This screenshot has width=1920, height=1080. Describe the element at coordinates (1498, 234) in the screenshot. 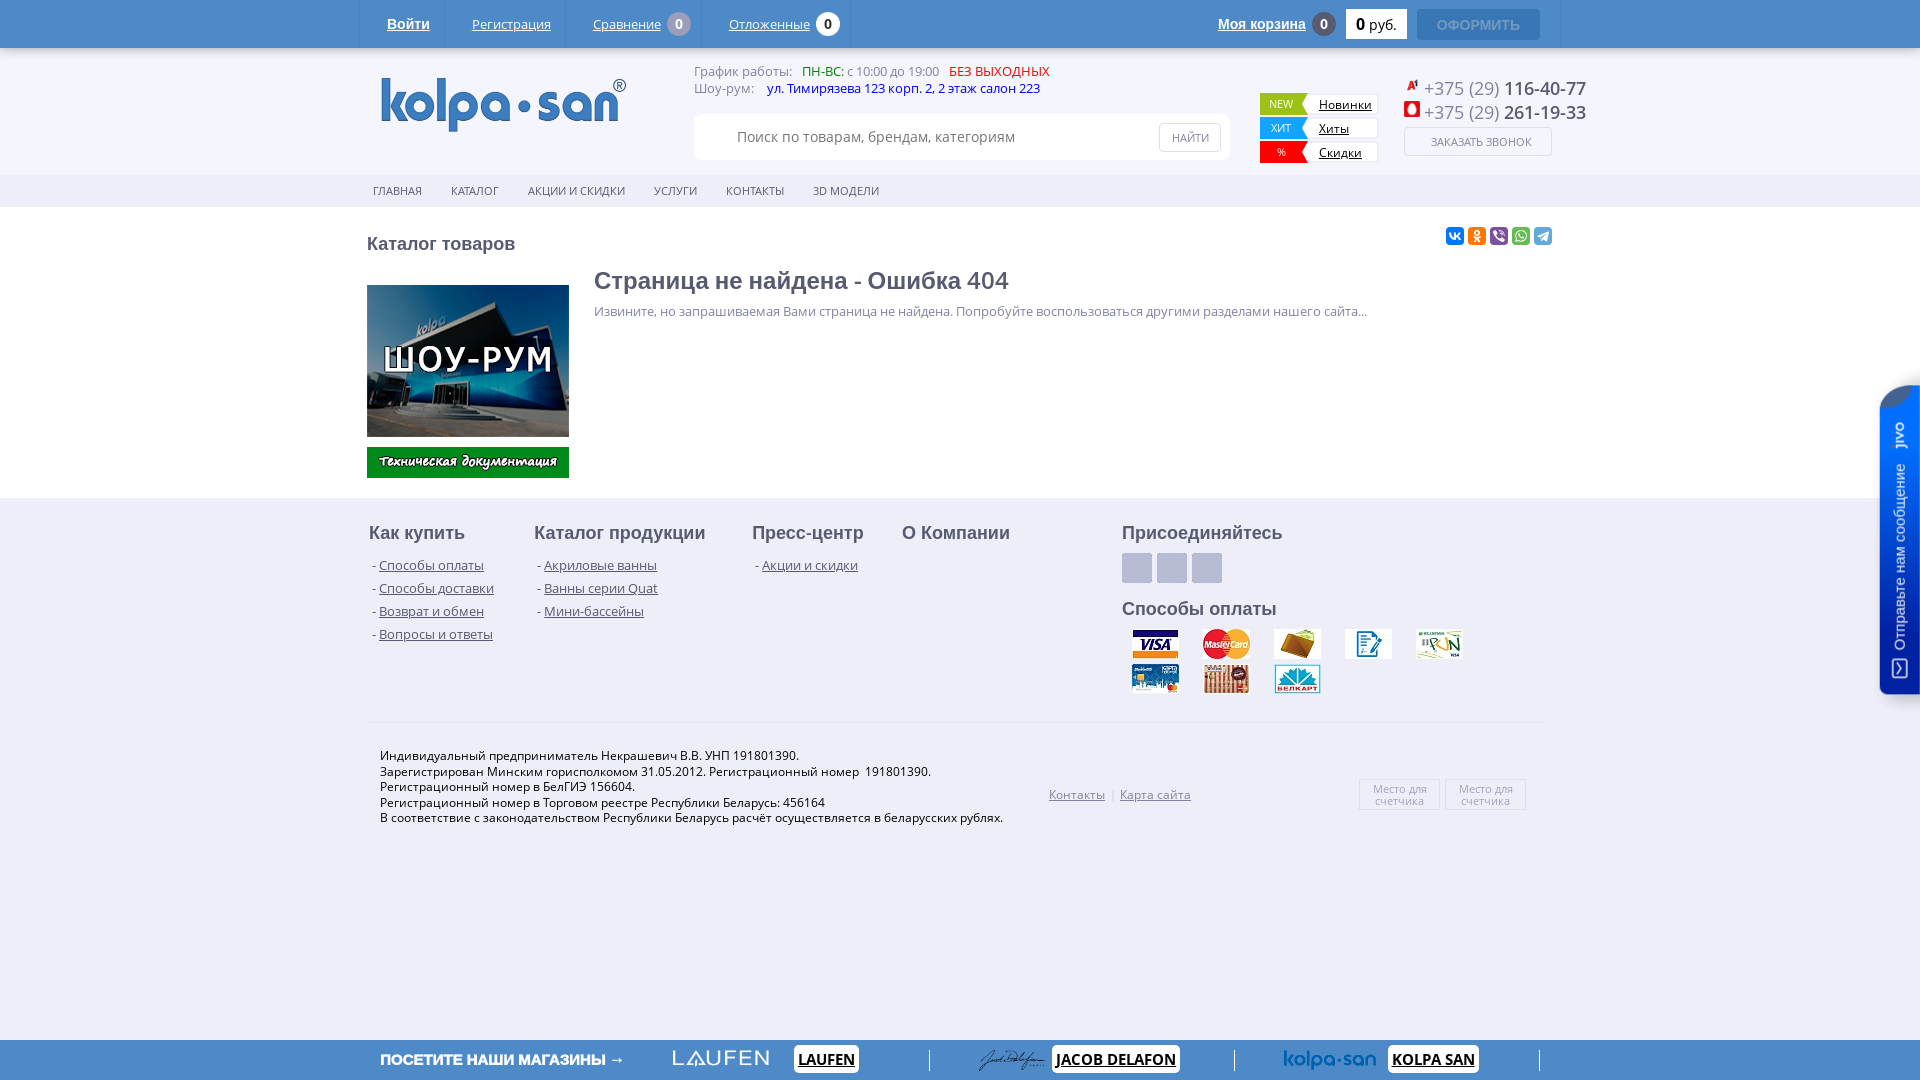

I see `'Viber'` at that location.